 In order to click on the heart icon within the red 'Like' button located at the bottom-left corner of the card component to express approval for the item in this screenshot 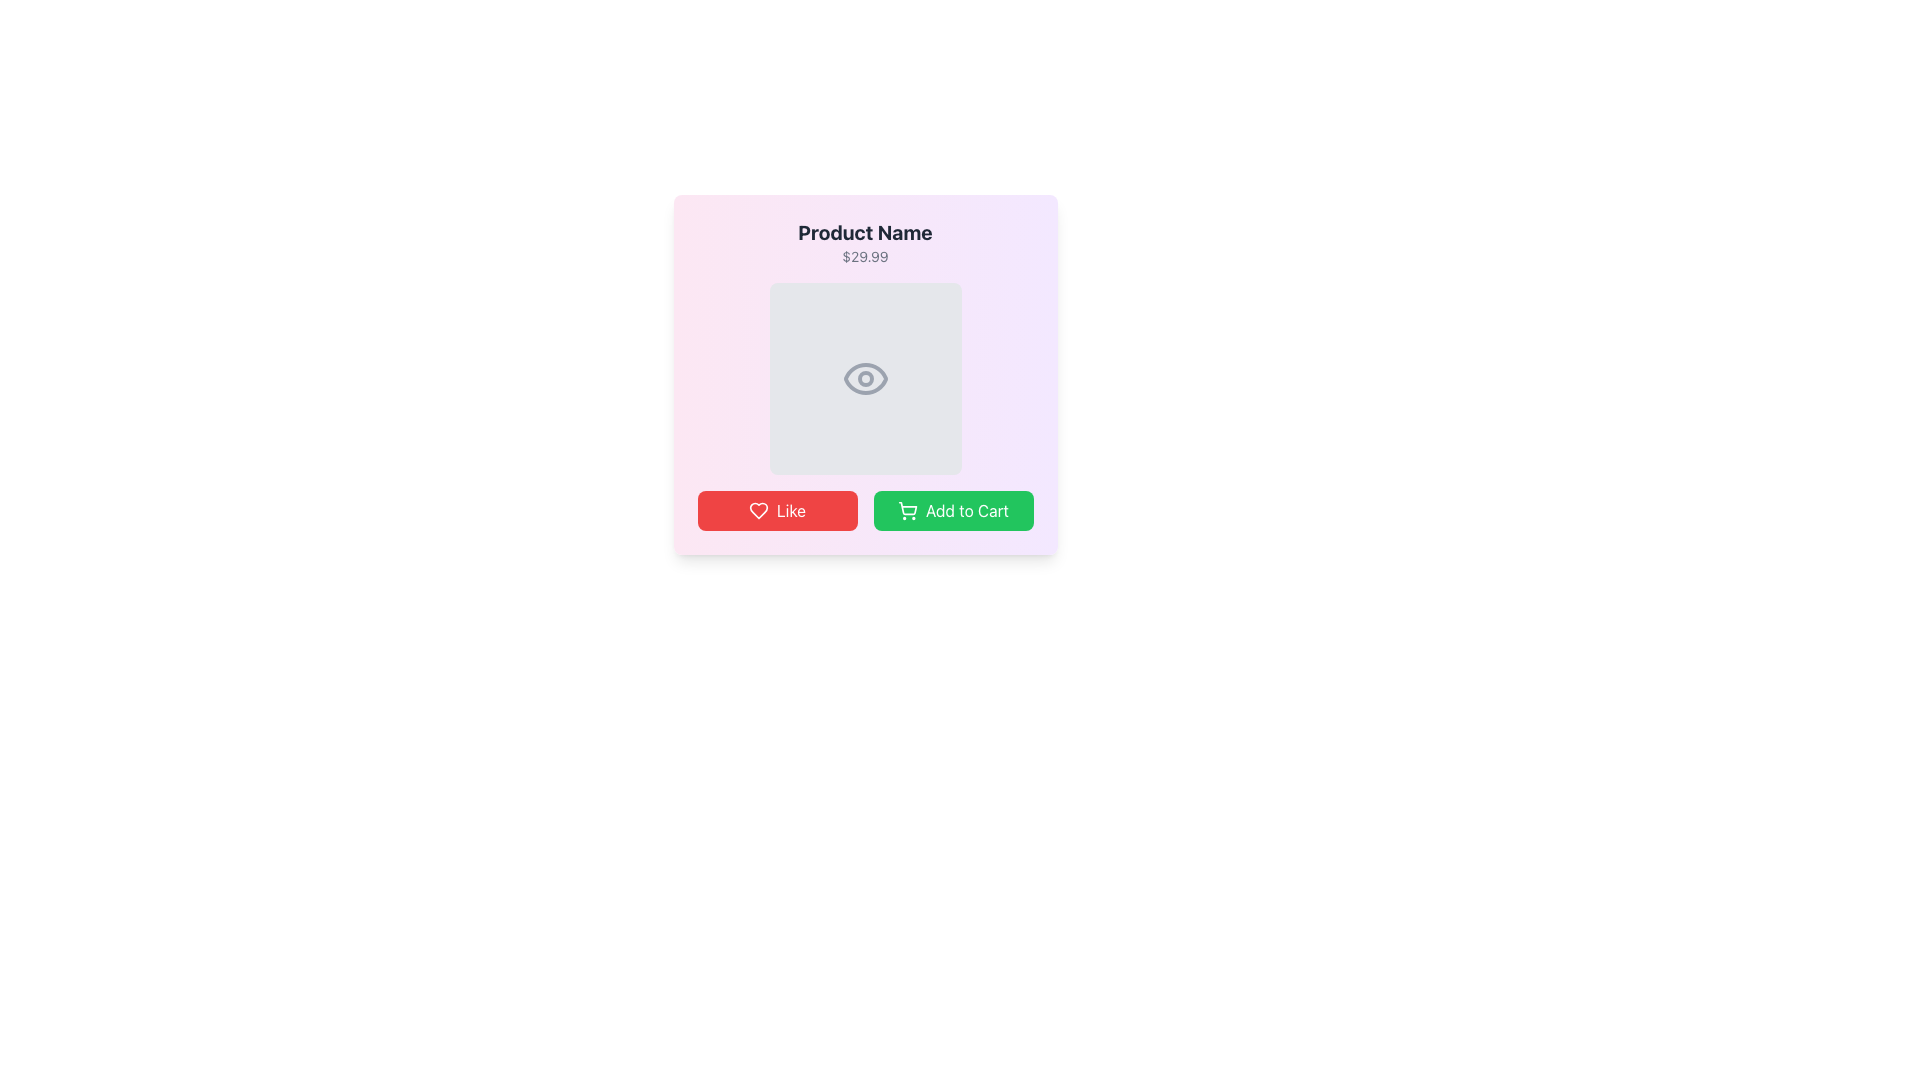, I will do `click(757, 509)`.